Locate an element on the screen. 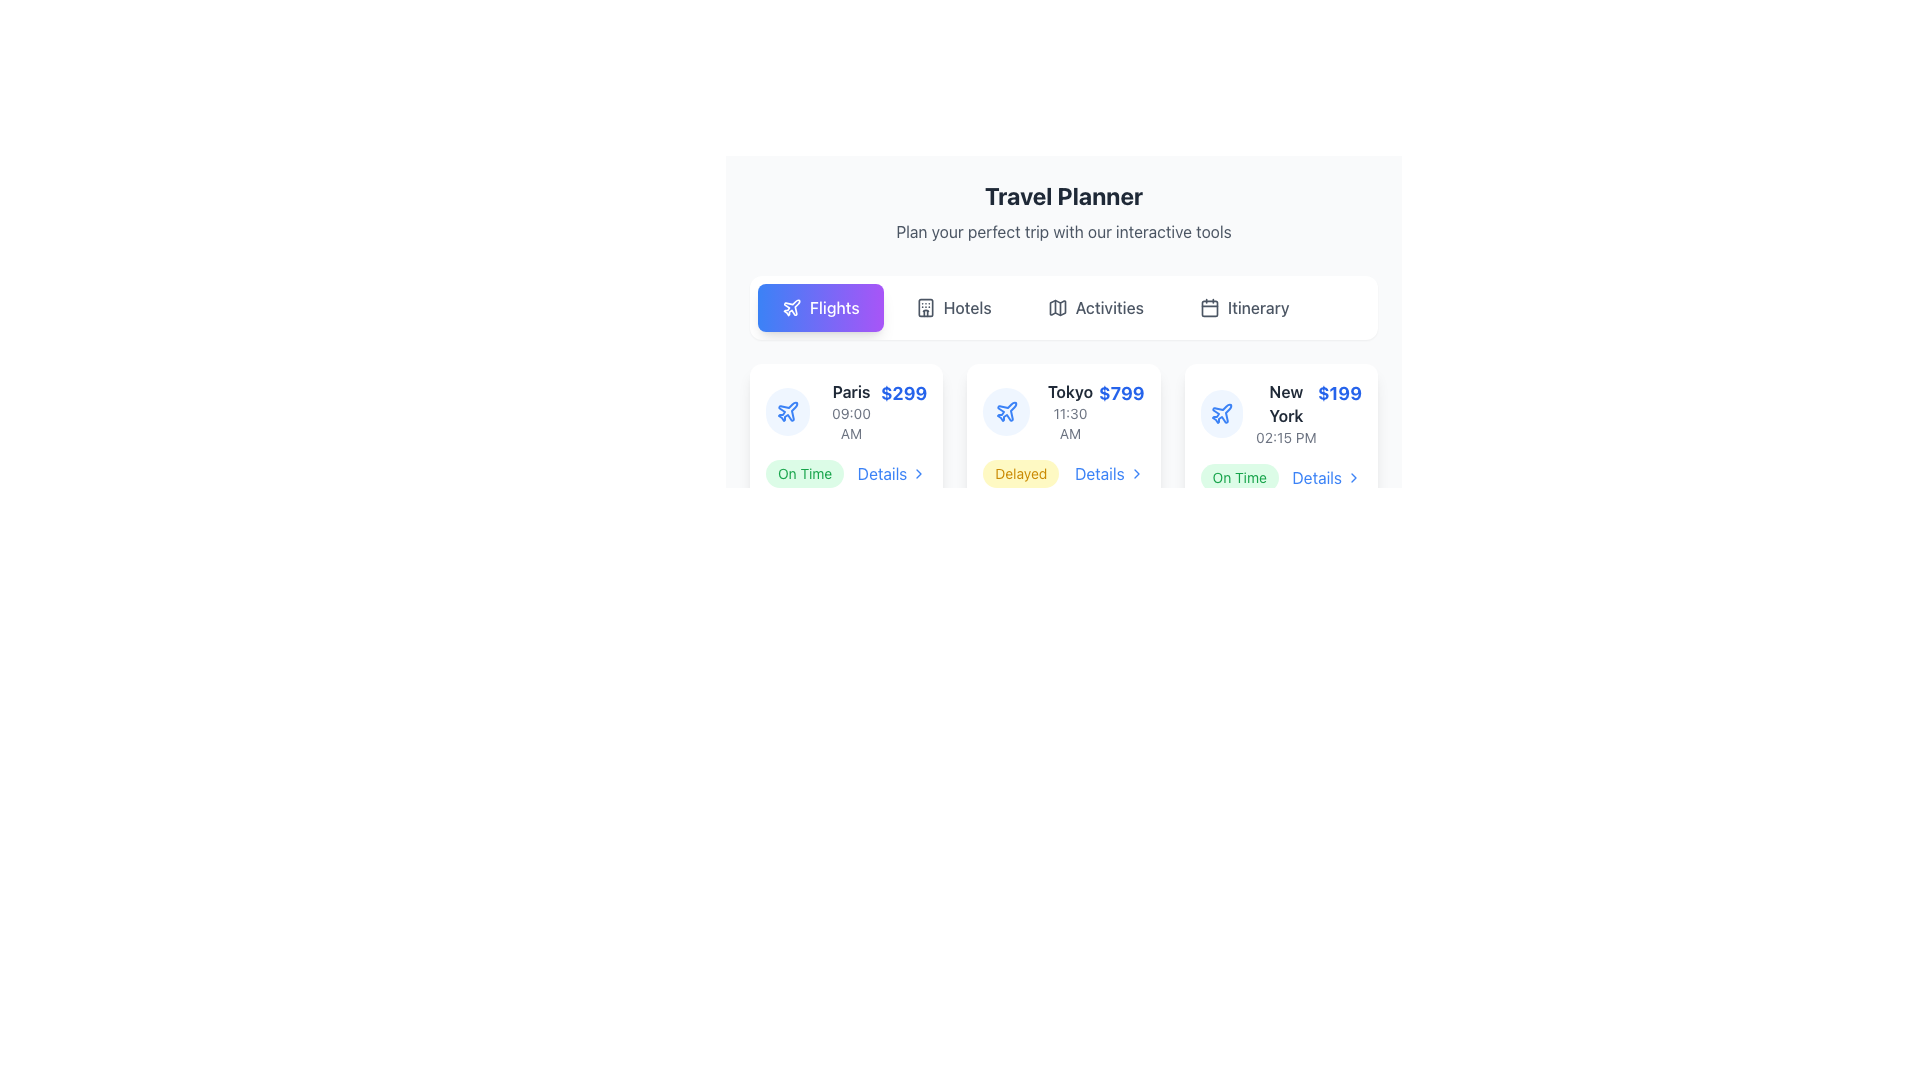  the text label that displays the departure or arrival time for the flight destination, located in the third card under the 'Flights' section, below 'New York' and above the 'On Time' label is located at coordinates (1286, 437).